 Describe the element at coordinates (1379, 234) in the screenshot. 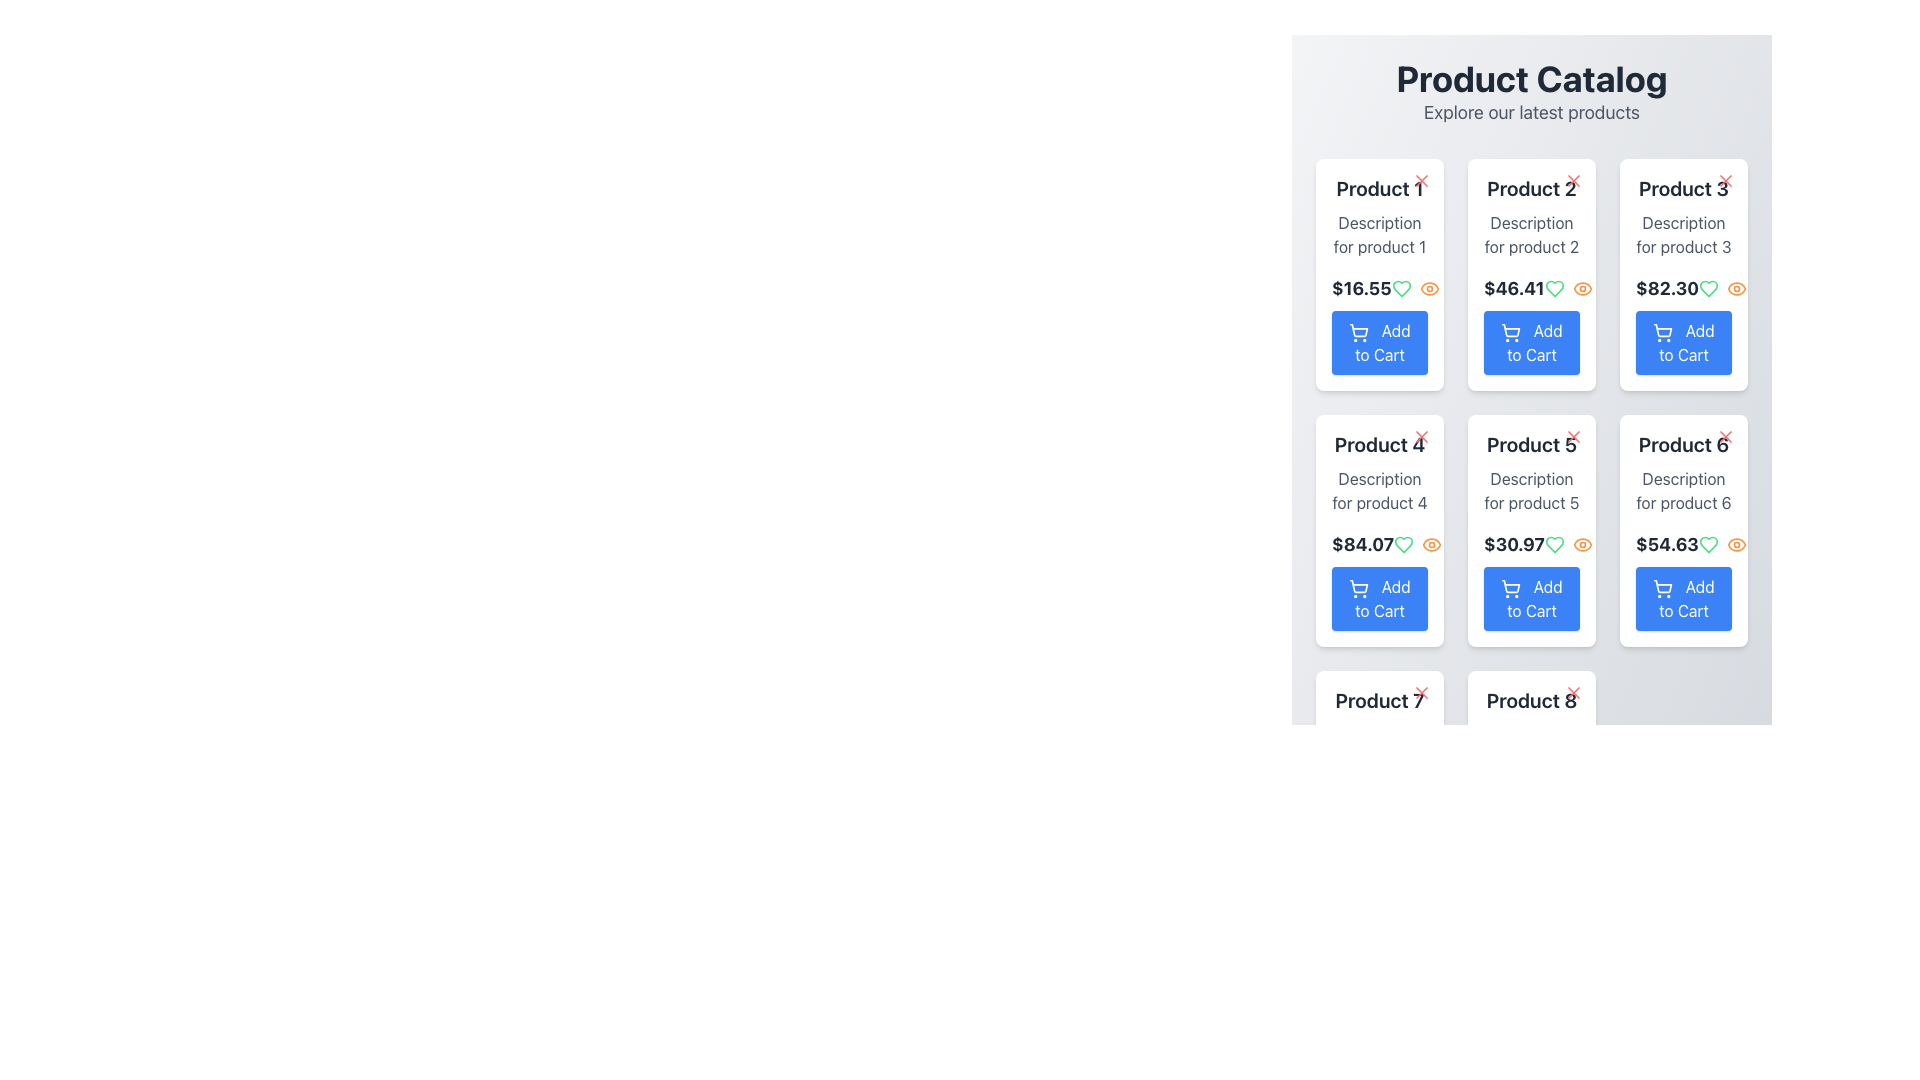

I see `the non-editable text field that provides descriptive information about 'Product 1', located beneath the title and above the price and action button in the product card` at that location.